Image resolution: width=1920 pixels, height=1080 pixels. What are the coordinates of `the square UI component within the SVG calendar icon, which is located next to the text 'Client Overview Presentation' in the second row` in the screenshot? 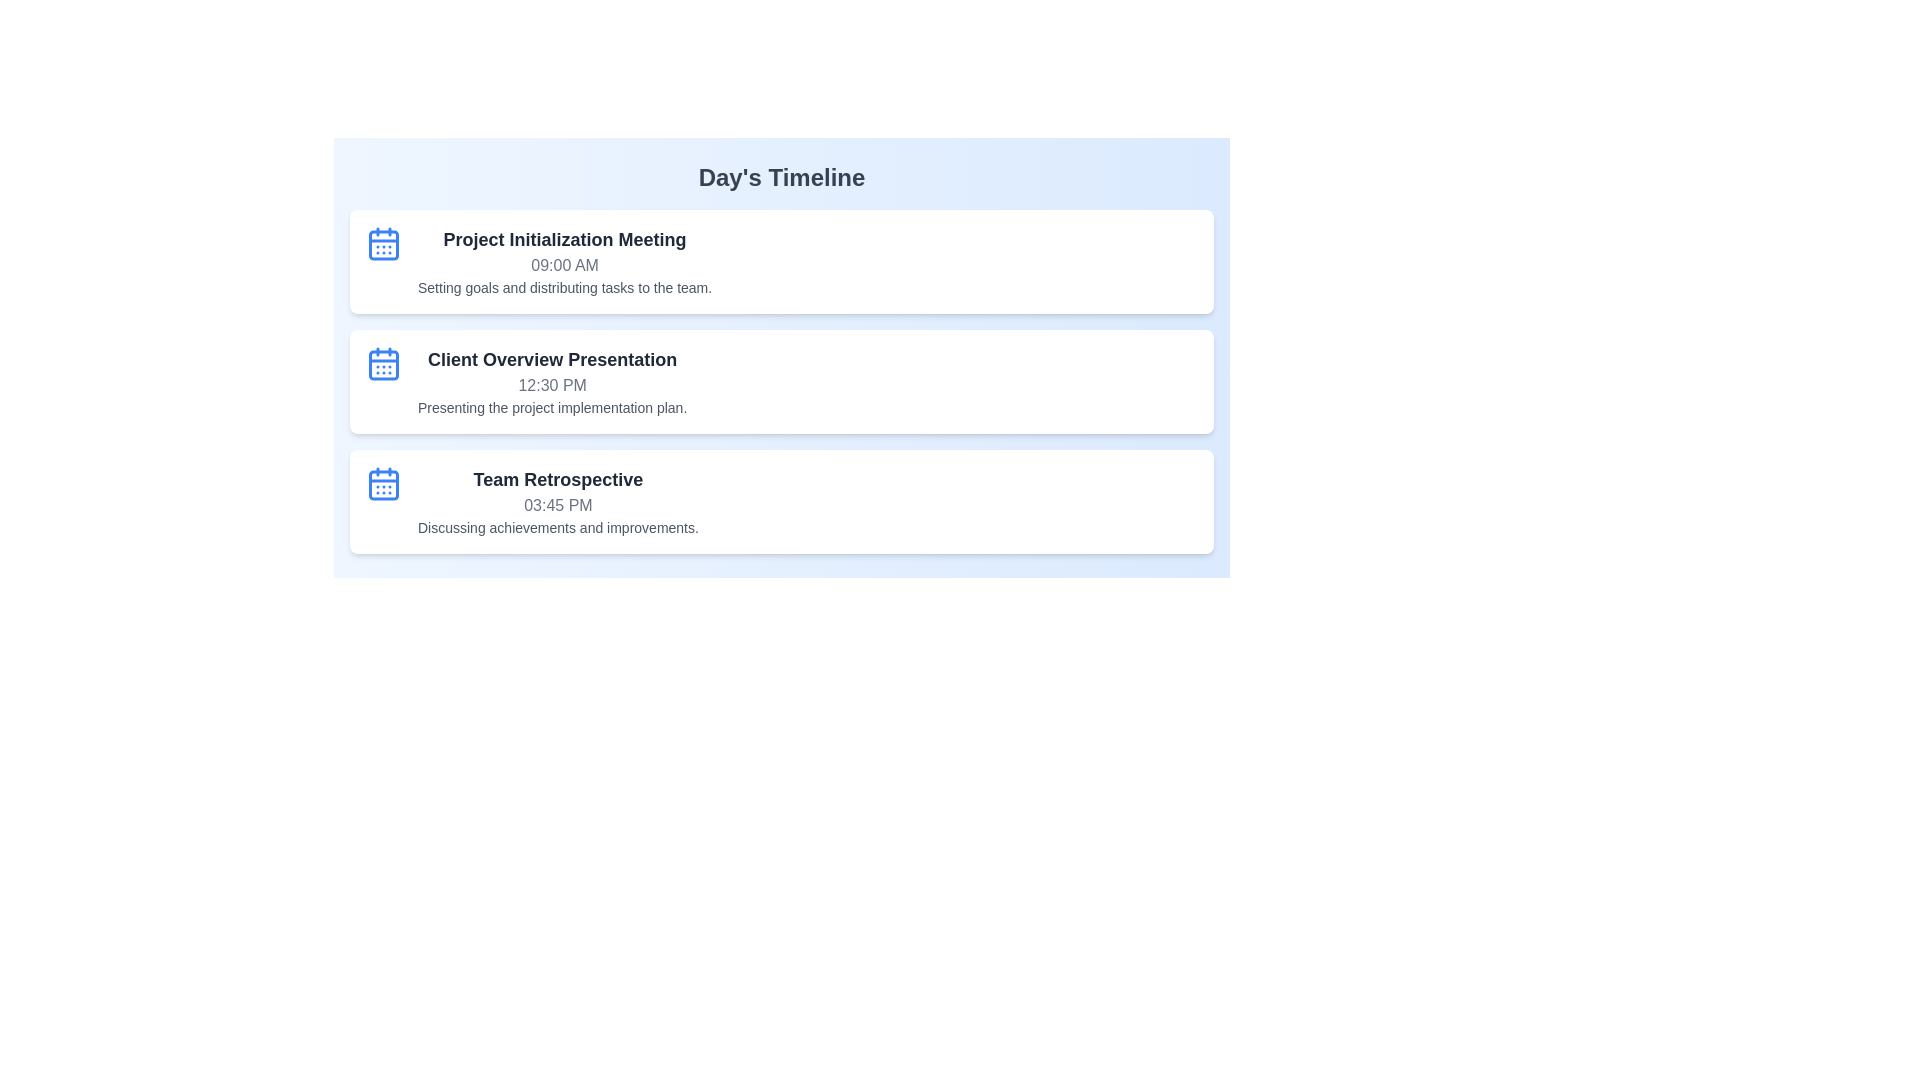 It's located at (384, 365).